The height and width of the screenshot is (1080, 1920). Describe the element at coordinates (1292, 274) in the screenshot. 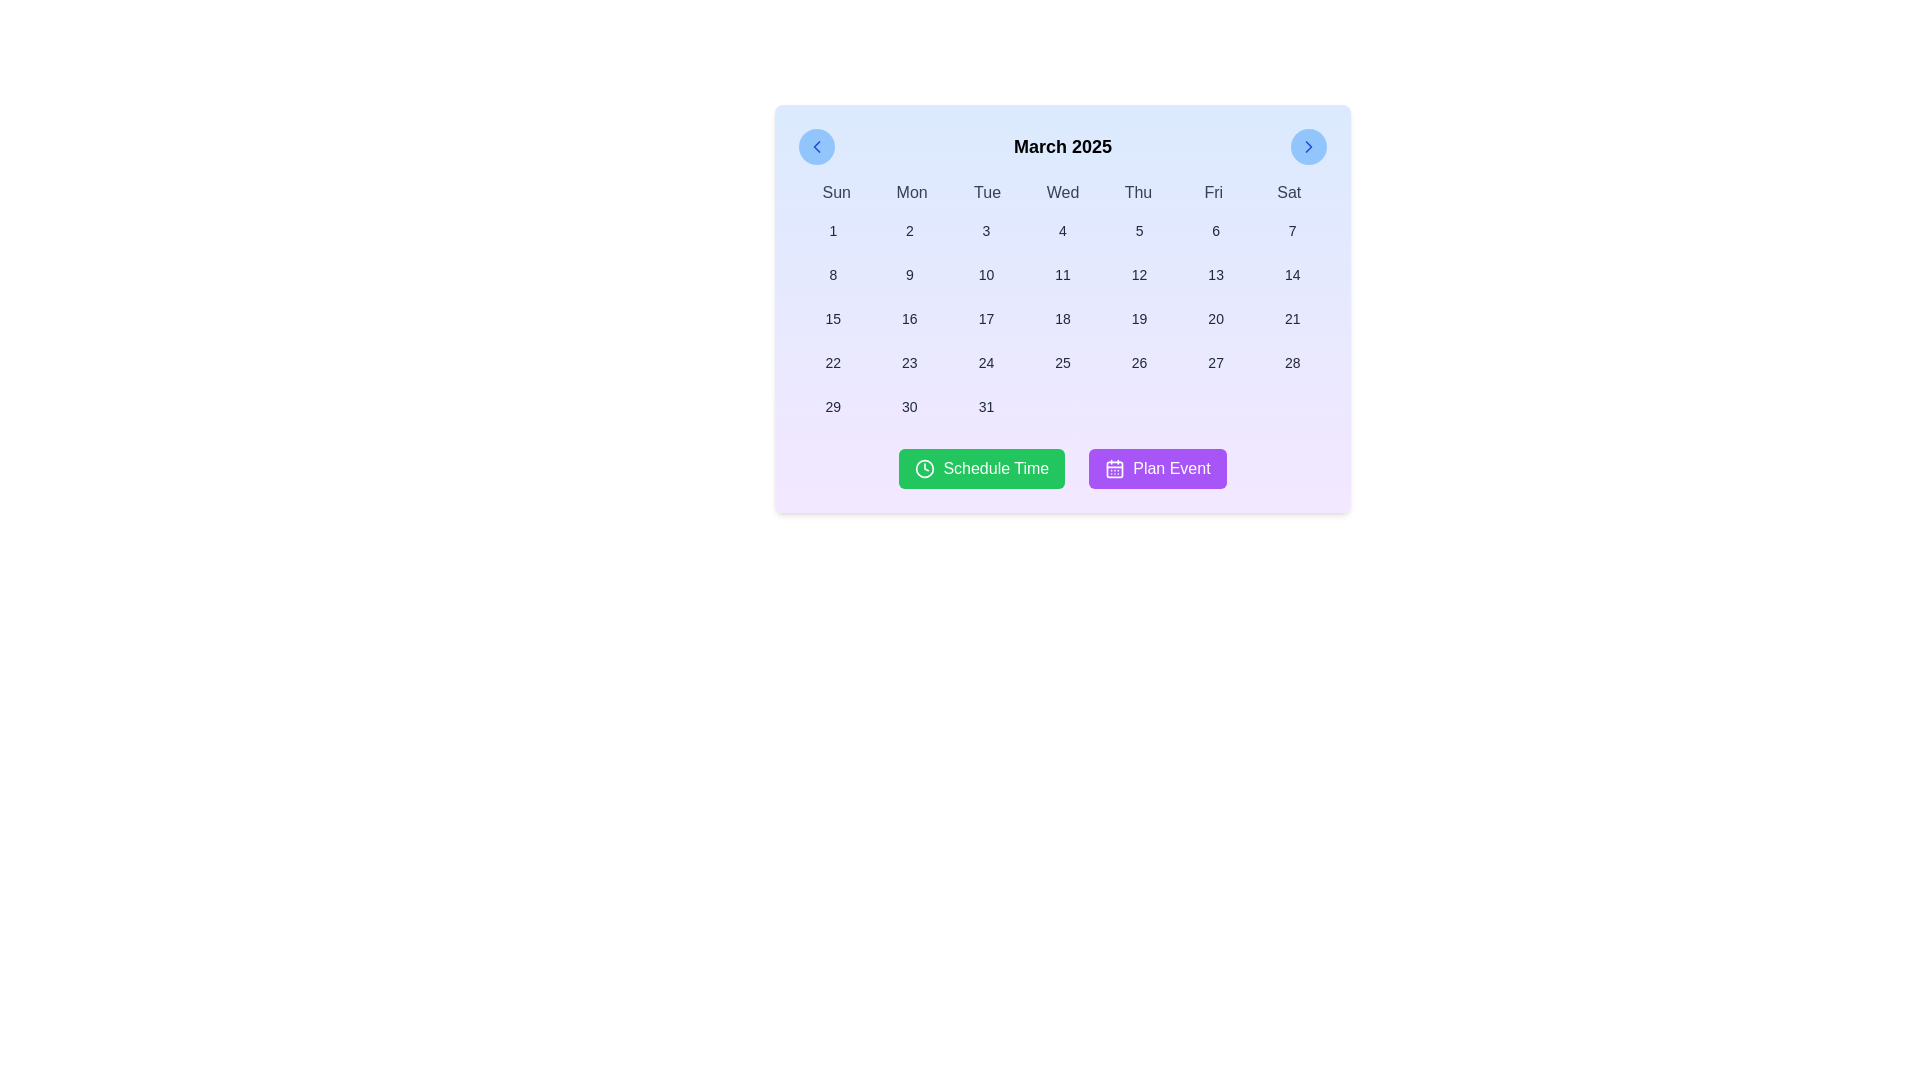

I see `the selectable date button for the 14th day of the month in the calendar to observe its hover effect` at that location.